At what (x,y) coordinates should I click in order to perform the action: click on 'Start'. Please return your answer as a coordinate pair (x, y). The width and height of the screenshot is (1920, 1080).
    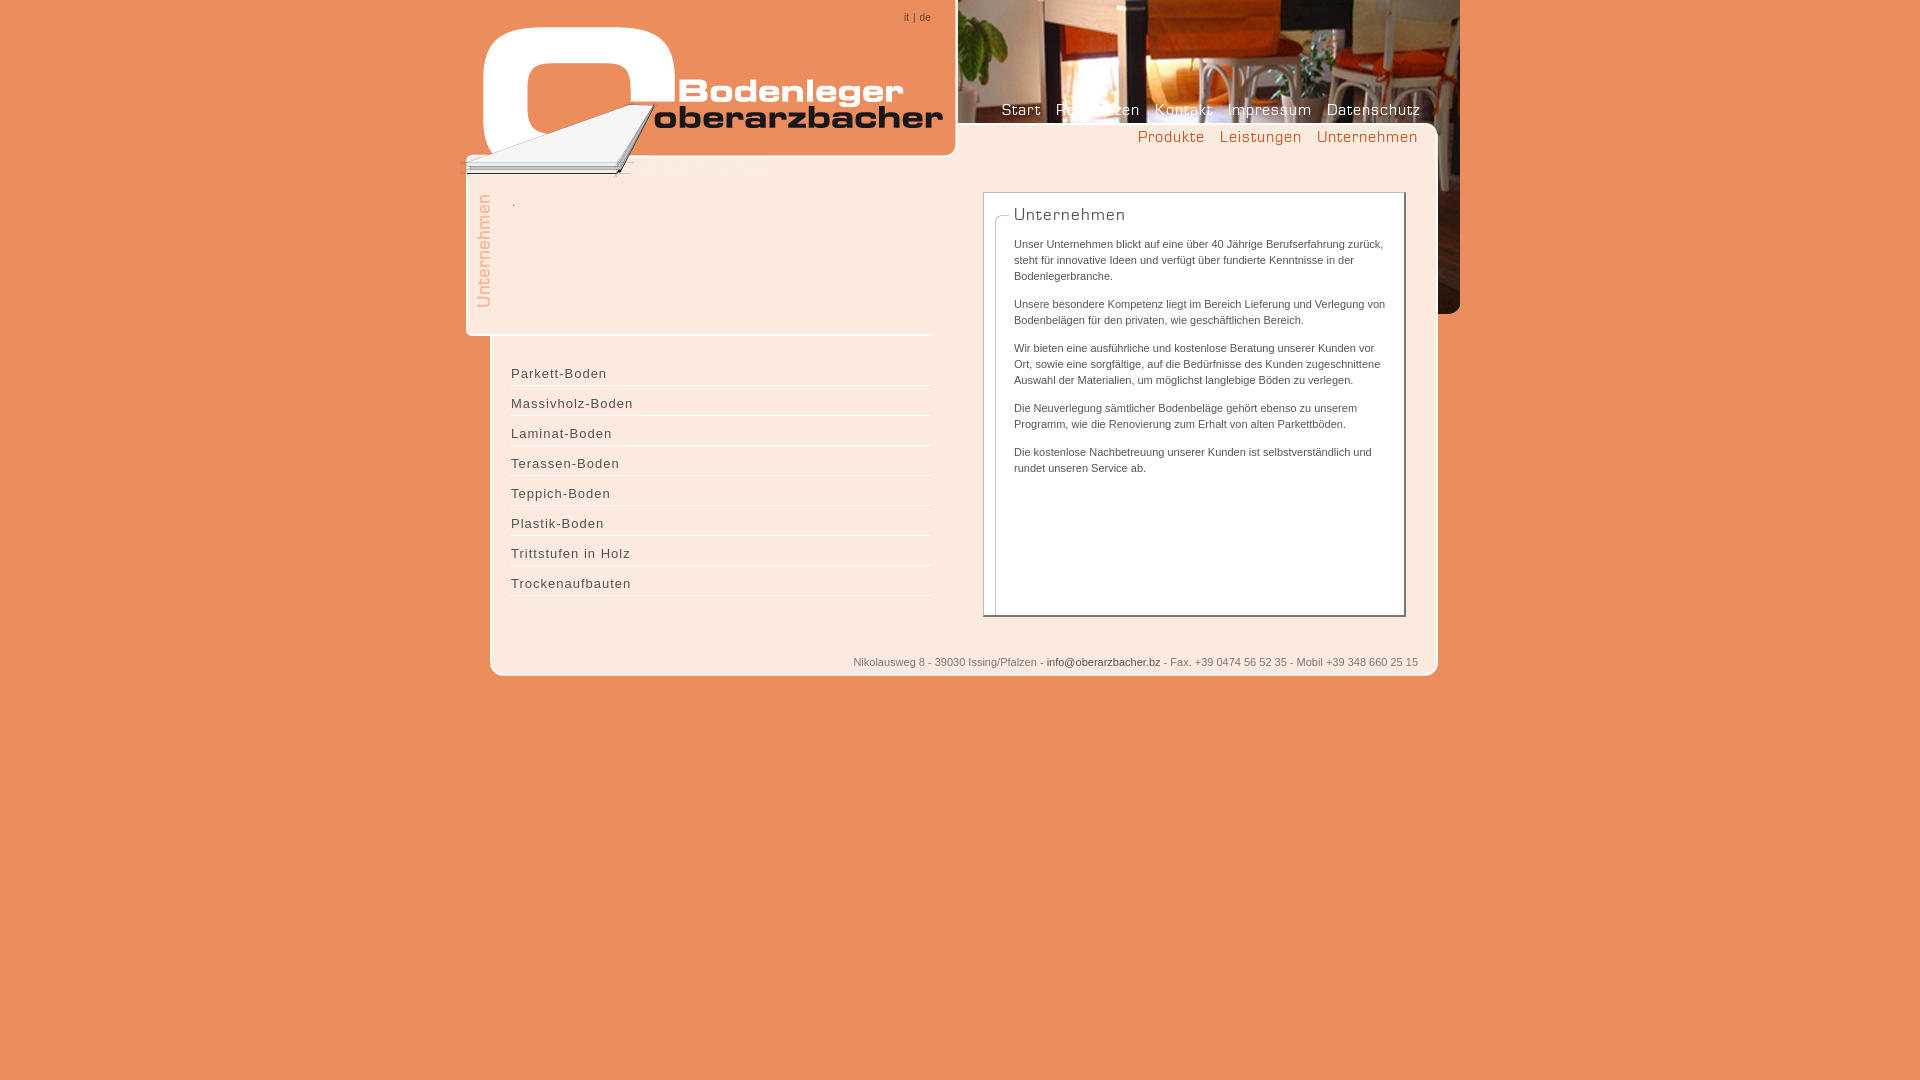
    Looking at the image, I should click on (1021, 109).